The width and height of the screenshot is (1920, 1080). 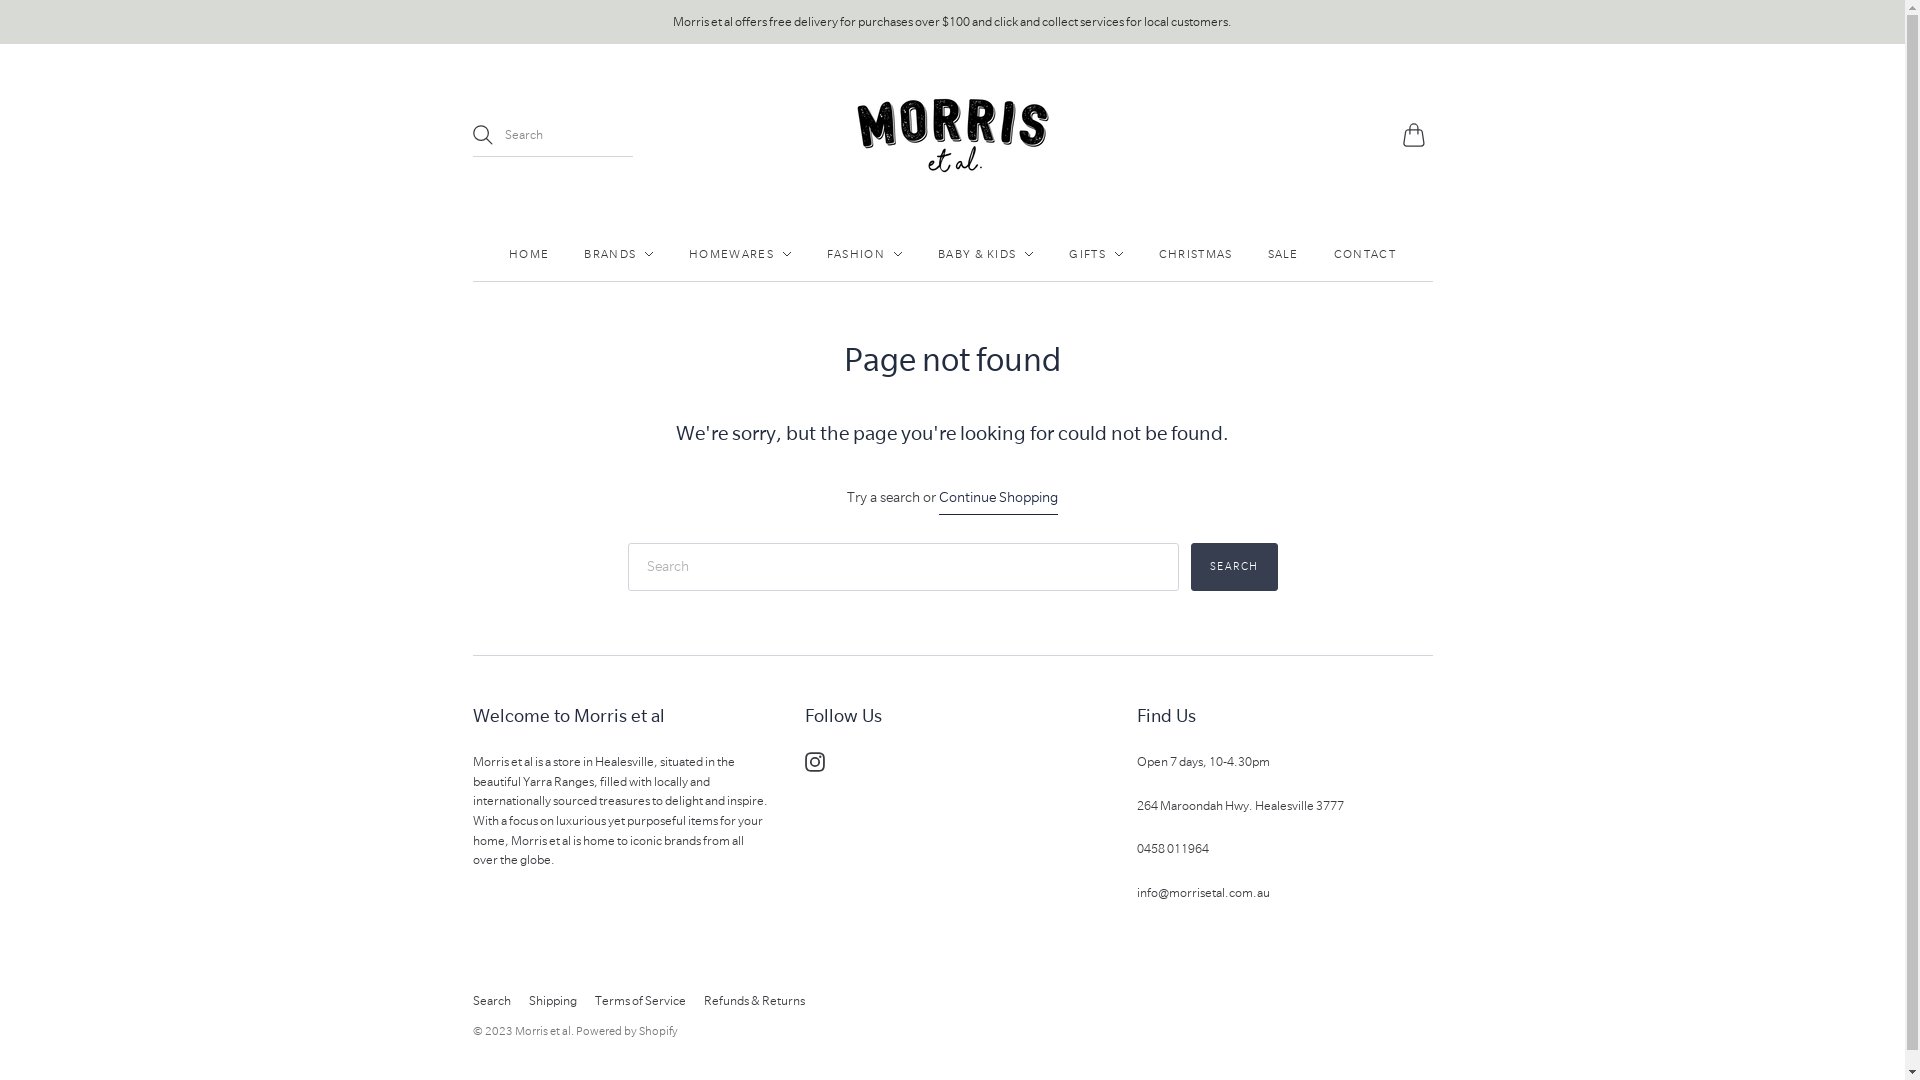 I want to click on 'Refunds & Returns', so click(x=753, y=1000).